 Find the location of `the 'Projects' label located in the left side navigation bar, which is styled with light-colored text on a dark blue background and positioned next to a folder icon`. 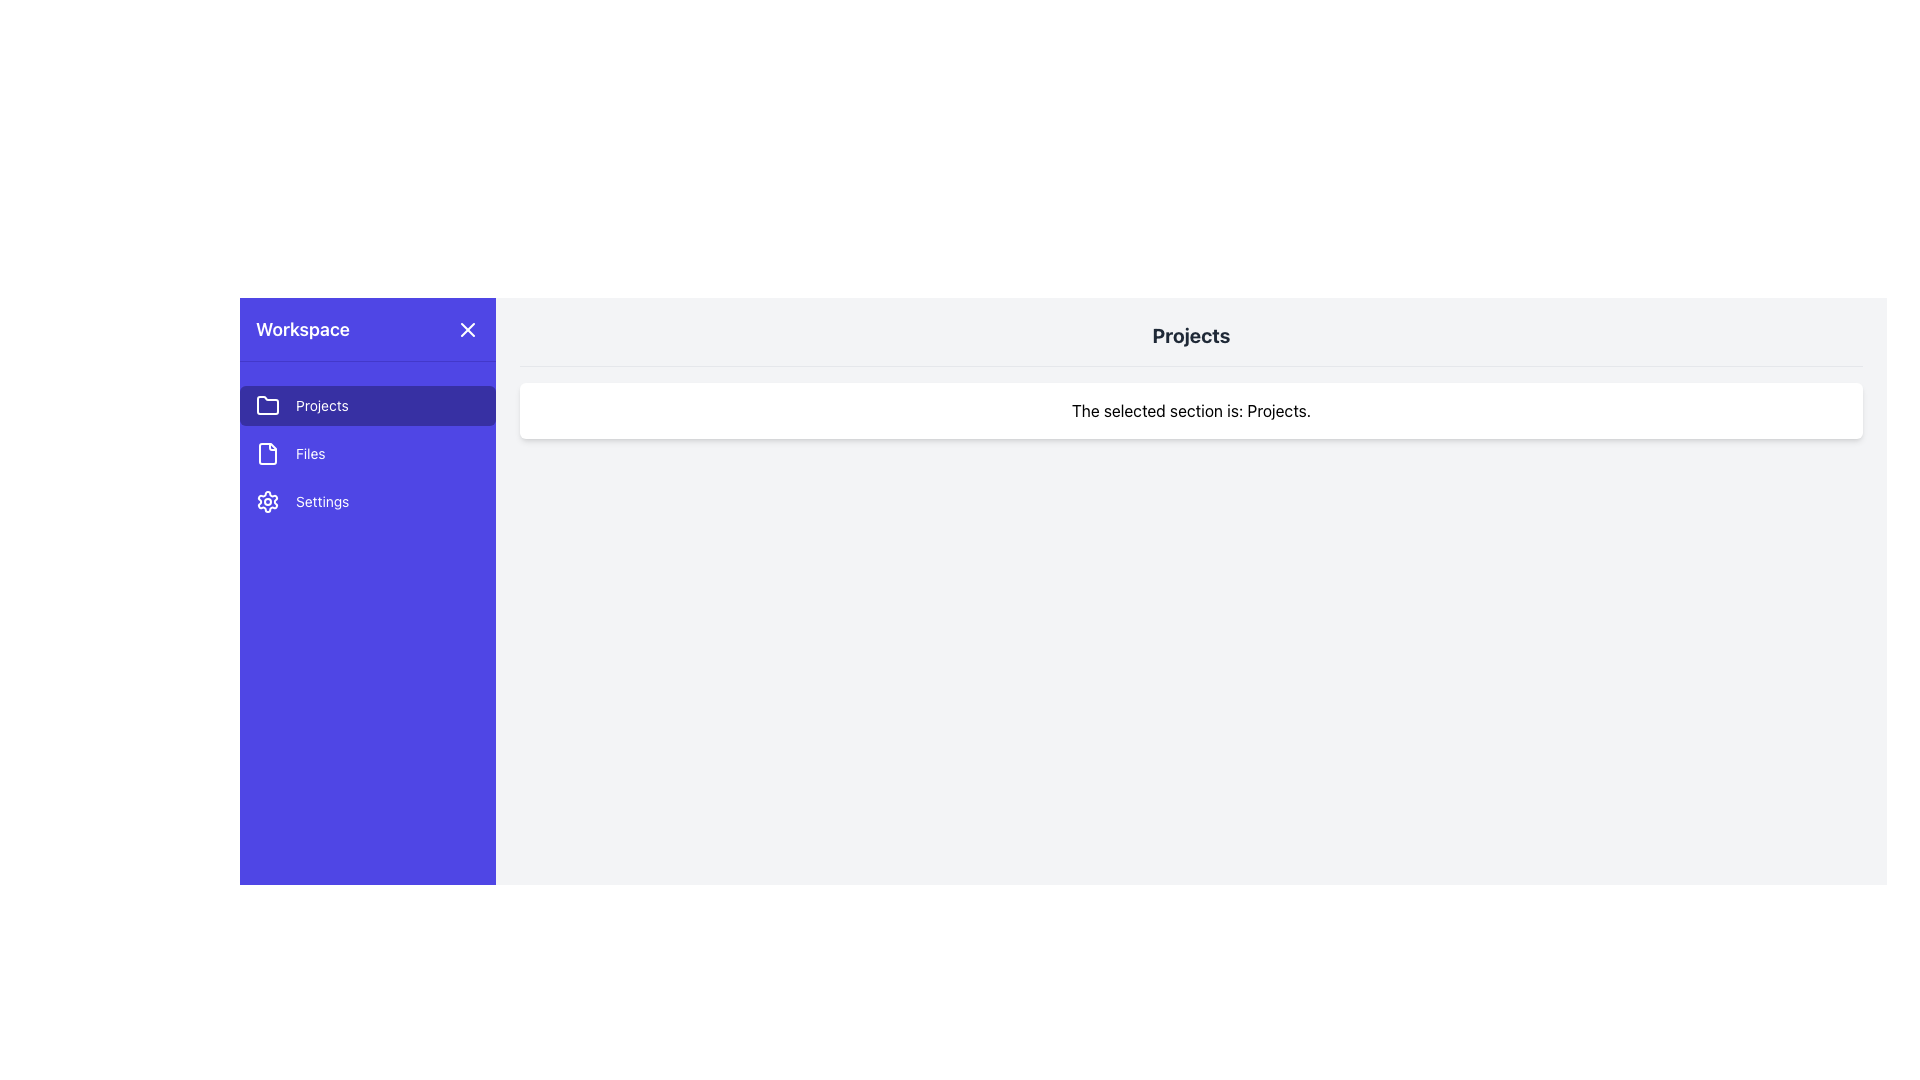

the 'Projects' label located in the left side navigation bar, which is styled with light-colored text on a dark blue background and positioned next to a folder icon is located at coordinates (322, 405).